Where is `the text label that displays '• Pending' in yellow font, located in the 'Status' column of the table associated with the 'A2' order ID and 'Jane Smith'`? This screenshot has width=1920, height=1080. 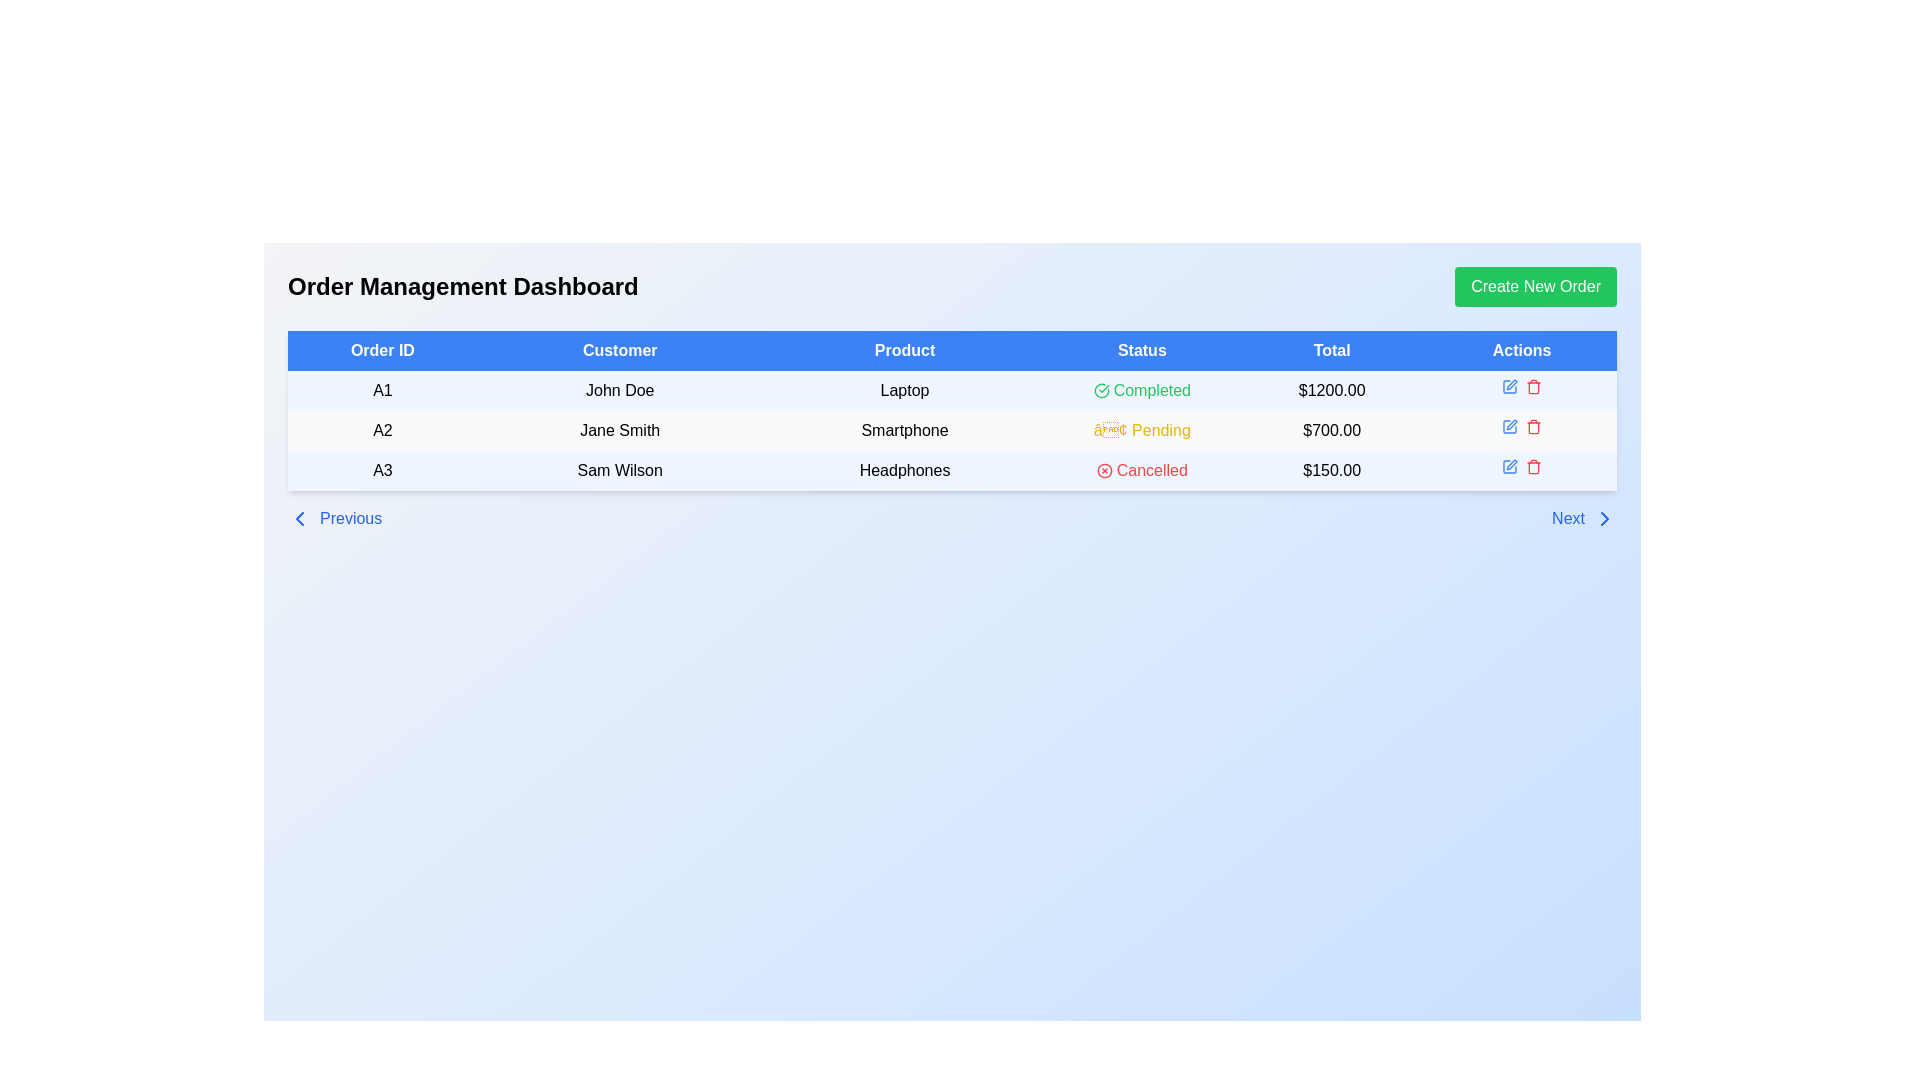 the text label that displays '• Pending' in yellow font, located in the 'Status' column of the table associated with the 'A2' order ID and 'Jane Smith' is located at coordinates (1142, 430).